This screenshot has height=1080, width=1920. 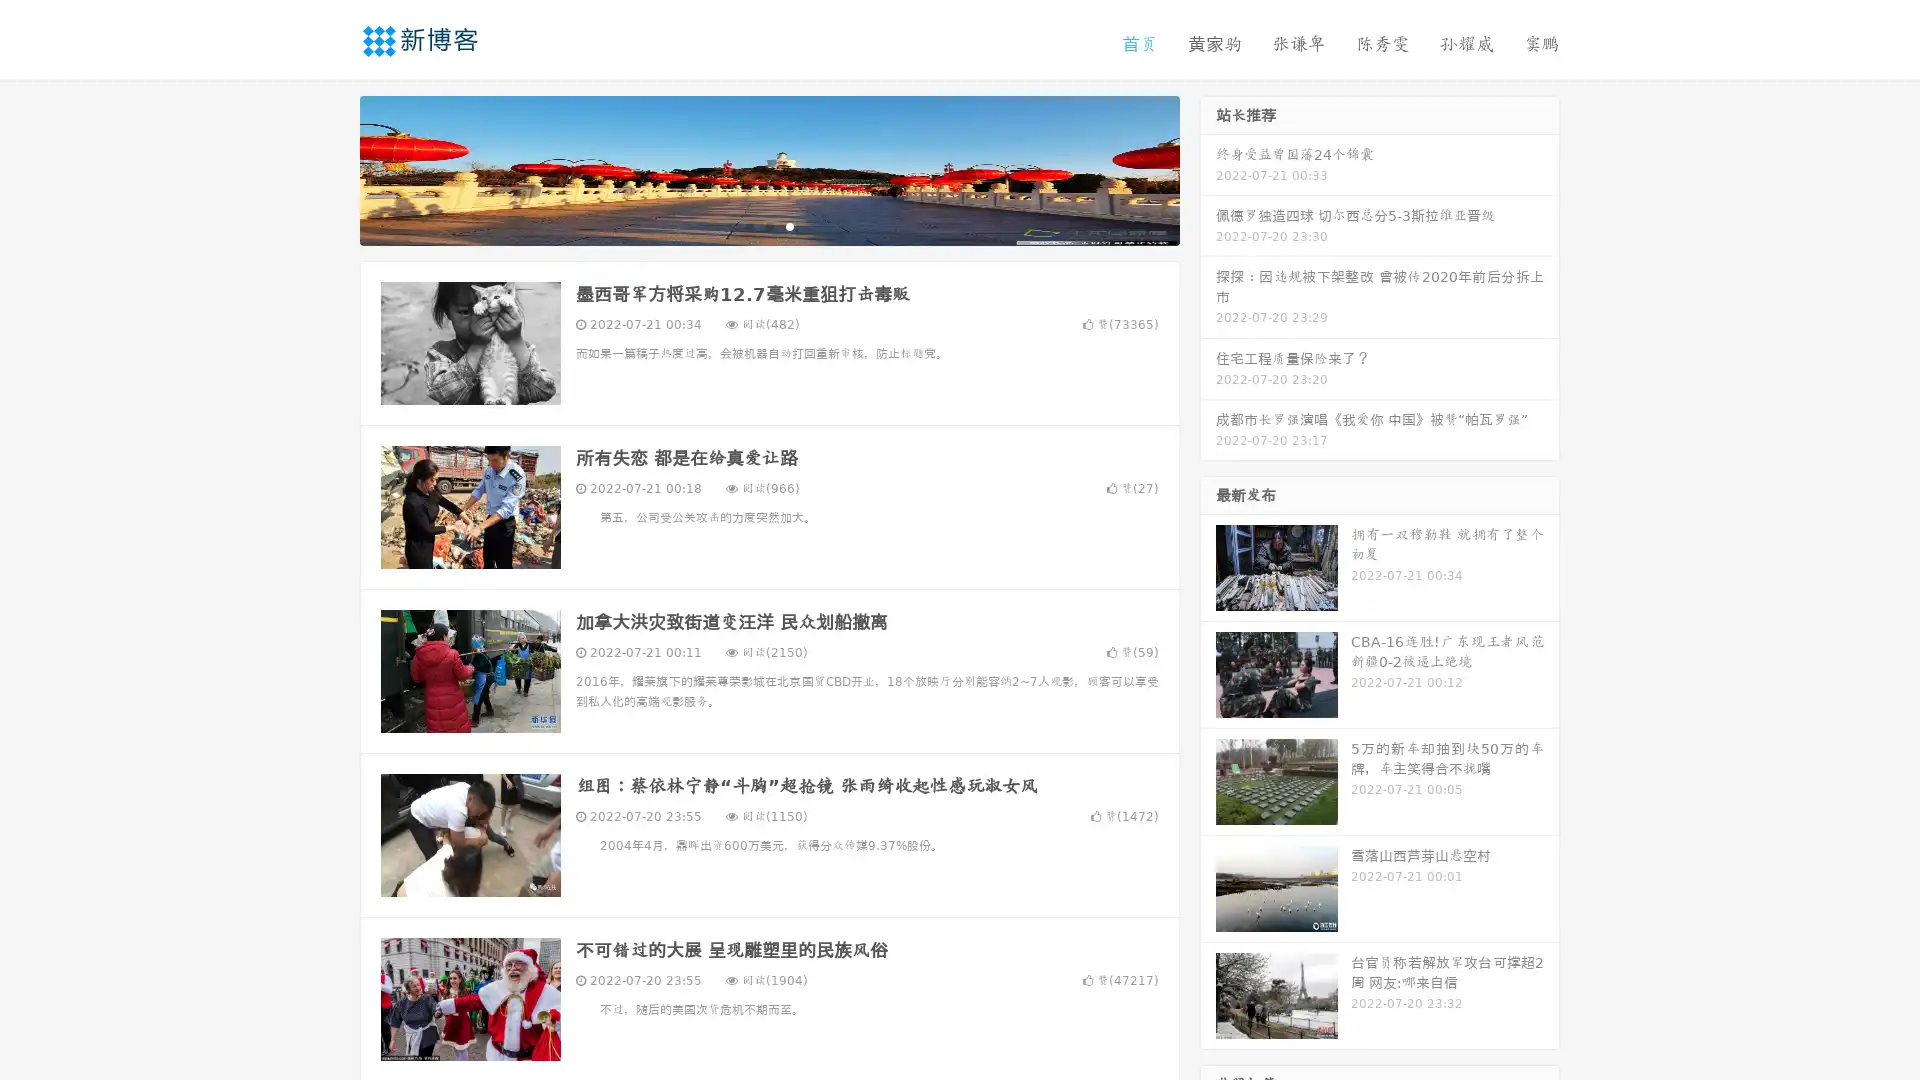 What do you see at coordinates (748, 225) in the screenshot?
I see `Go to slide 1` at bounding box center [748, 225].